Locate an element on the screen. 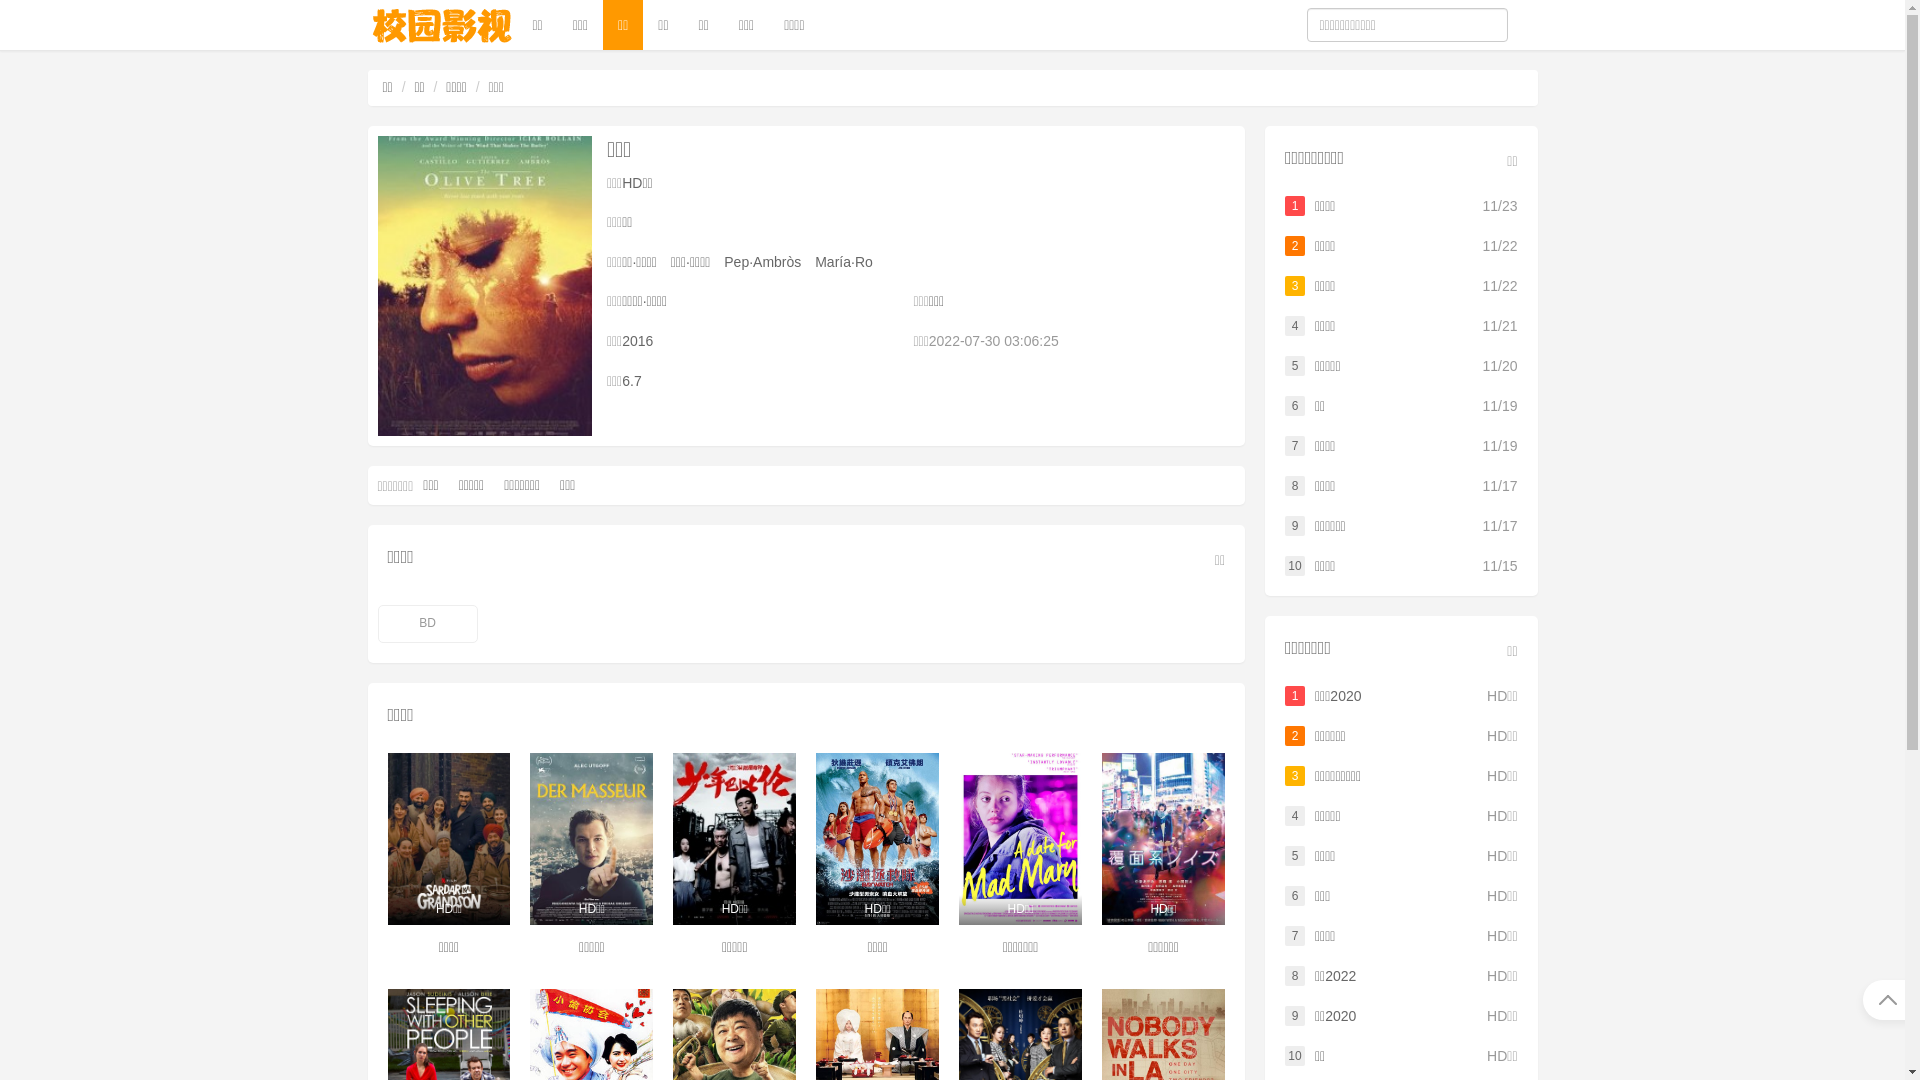 This screenshot has width=1920, height=1080. 'BD' is located at coordinates (426, 623).